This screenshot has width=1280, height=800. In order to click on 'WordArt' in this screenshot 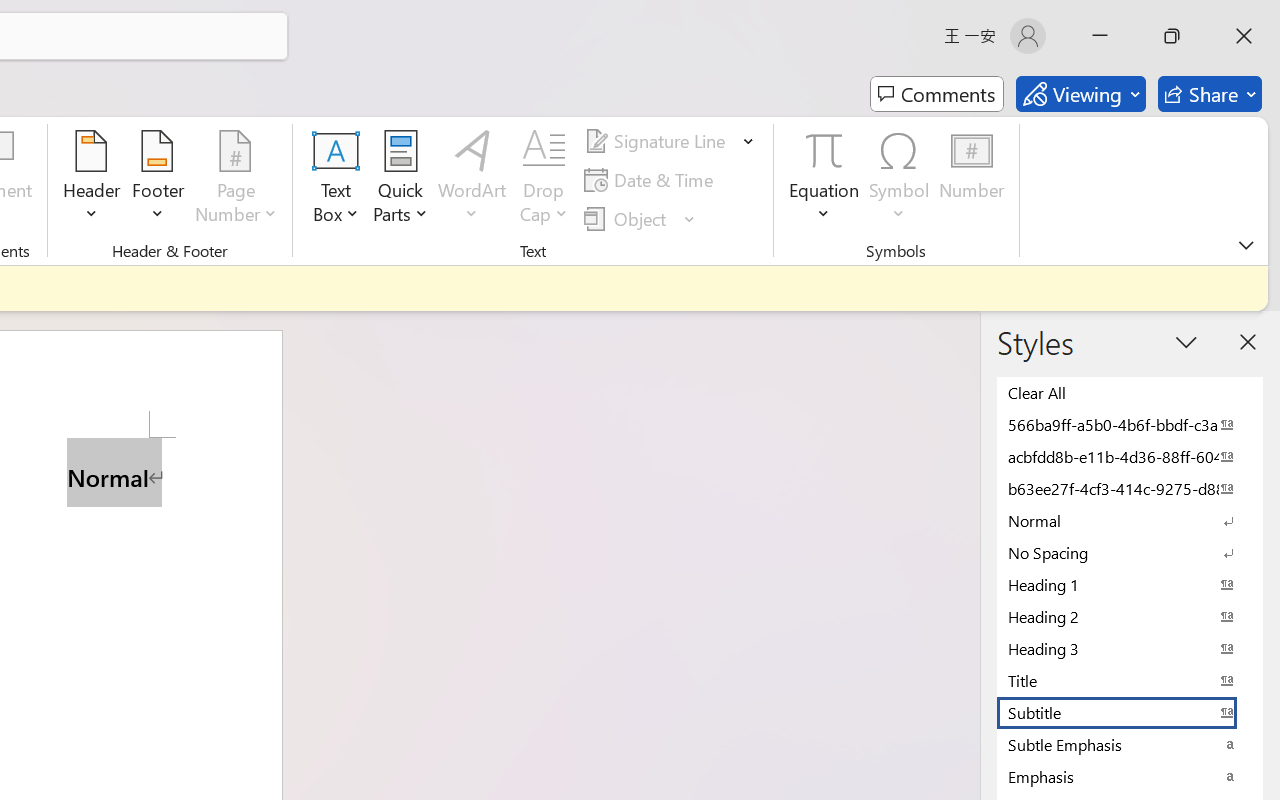, I will do `click(471, 179)`.